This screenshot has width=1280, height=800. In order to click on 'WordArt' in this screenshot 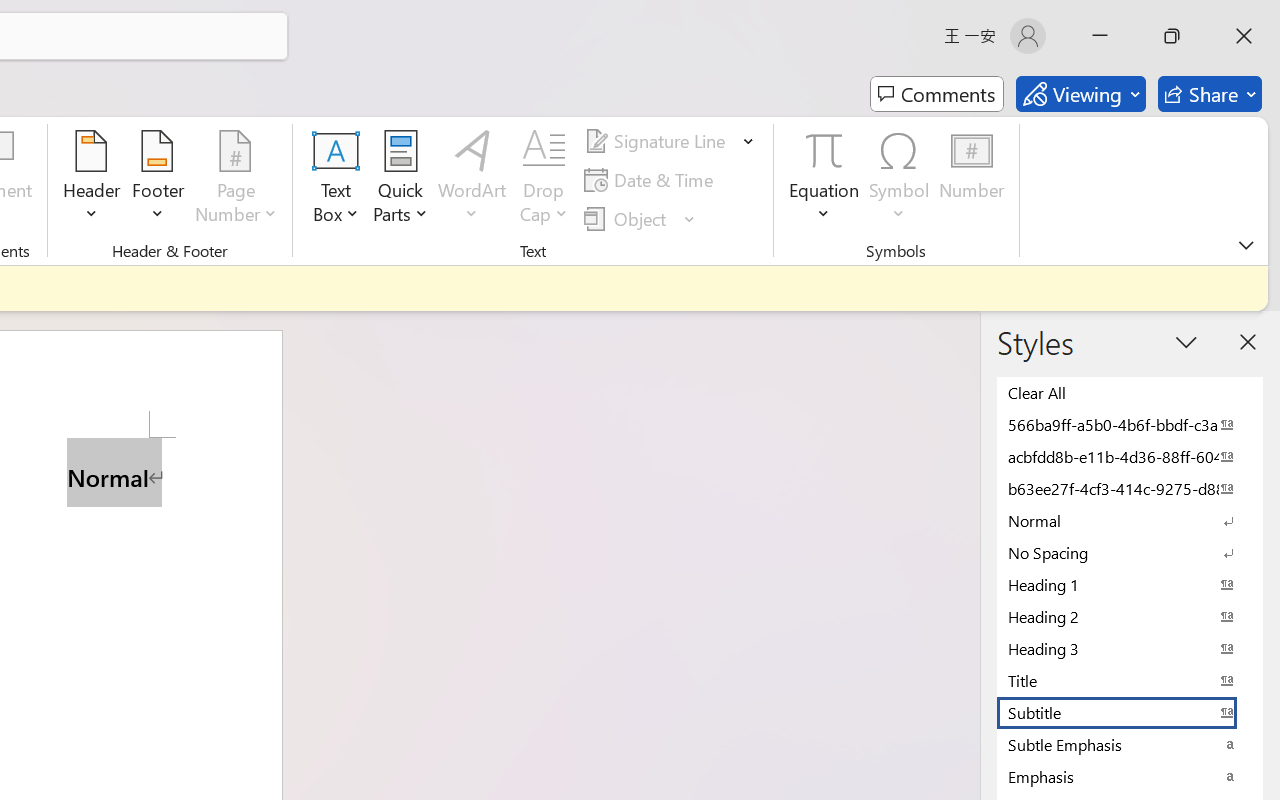, I will do `click(471, 179)`.